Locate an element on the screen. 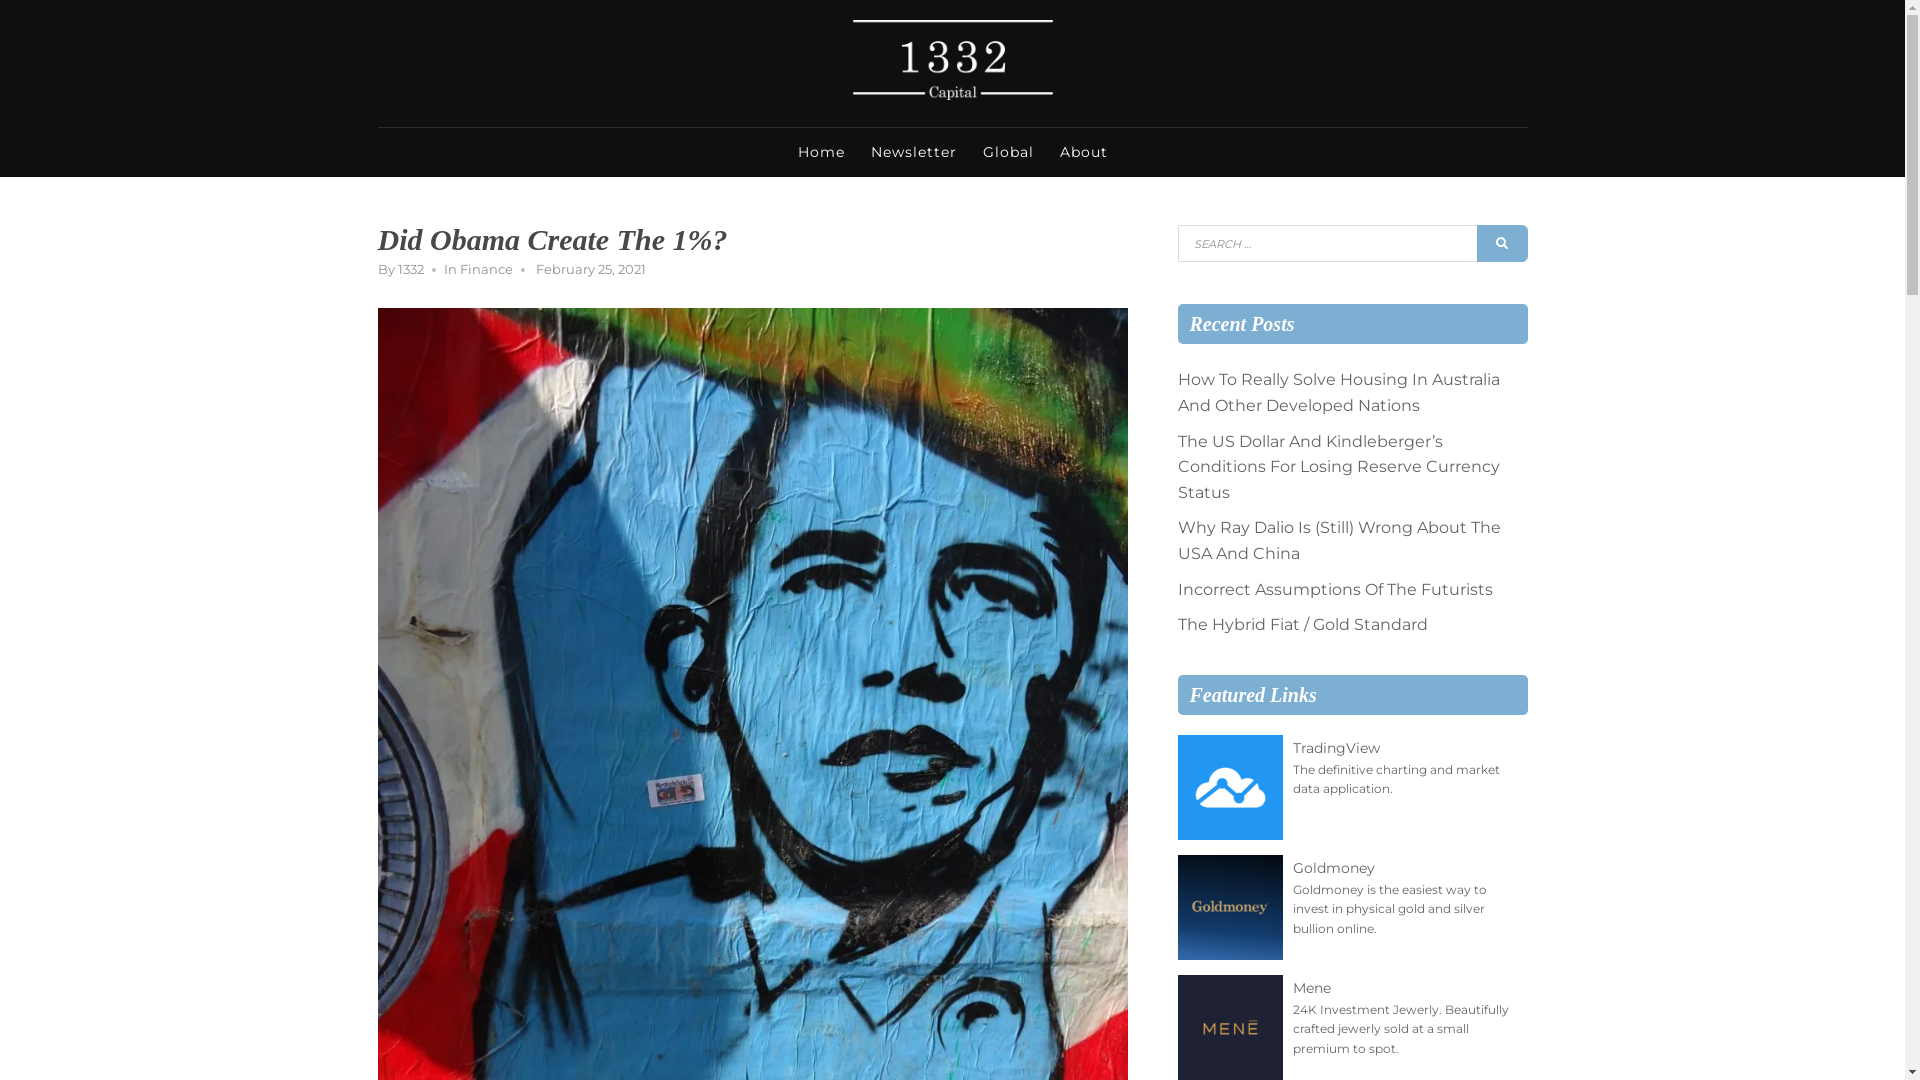 The height and width of the screenshot is (1080, 1920). 'Newsletter' is located at coordinates (859, 150).